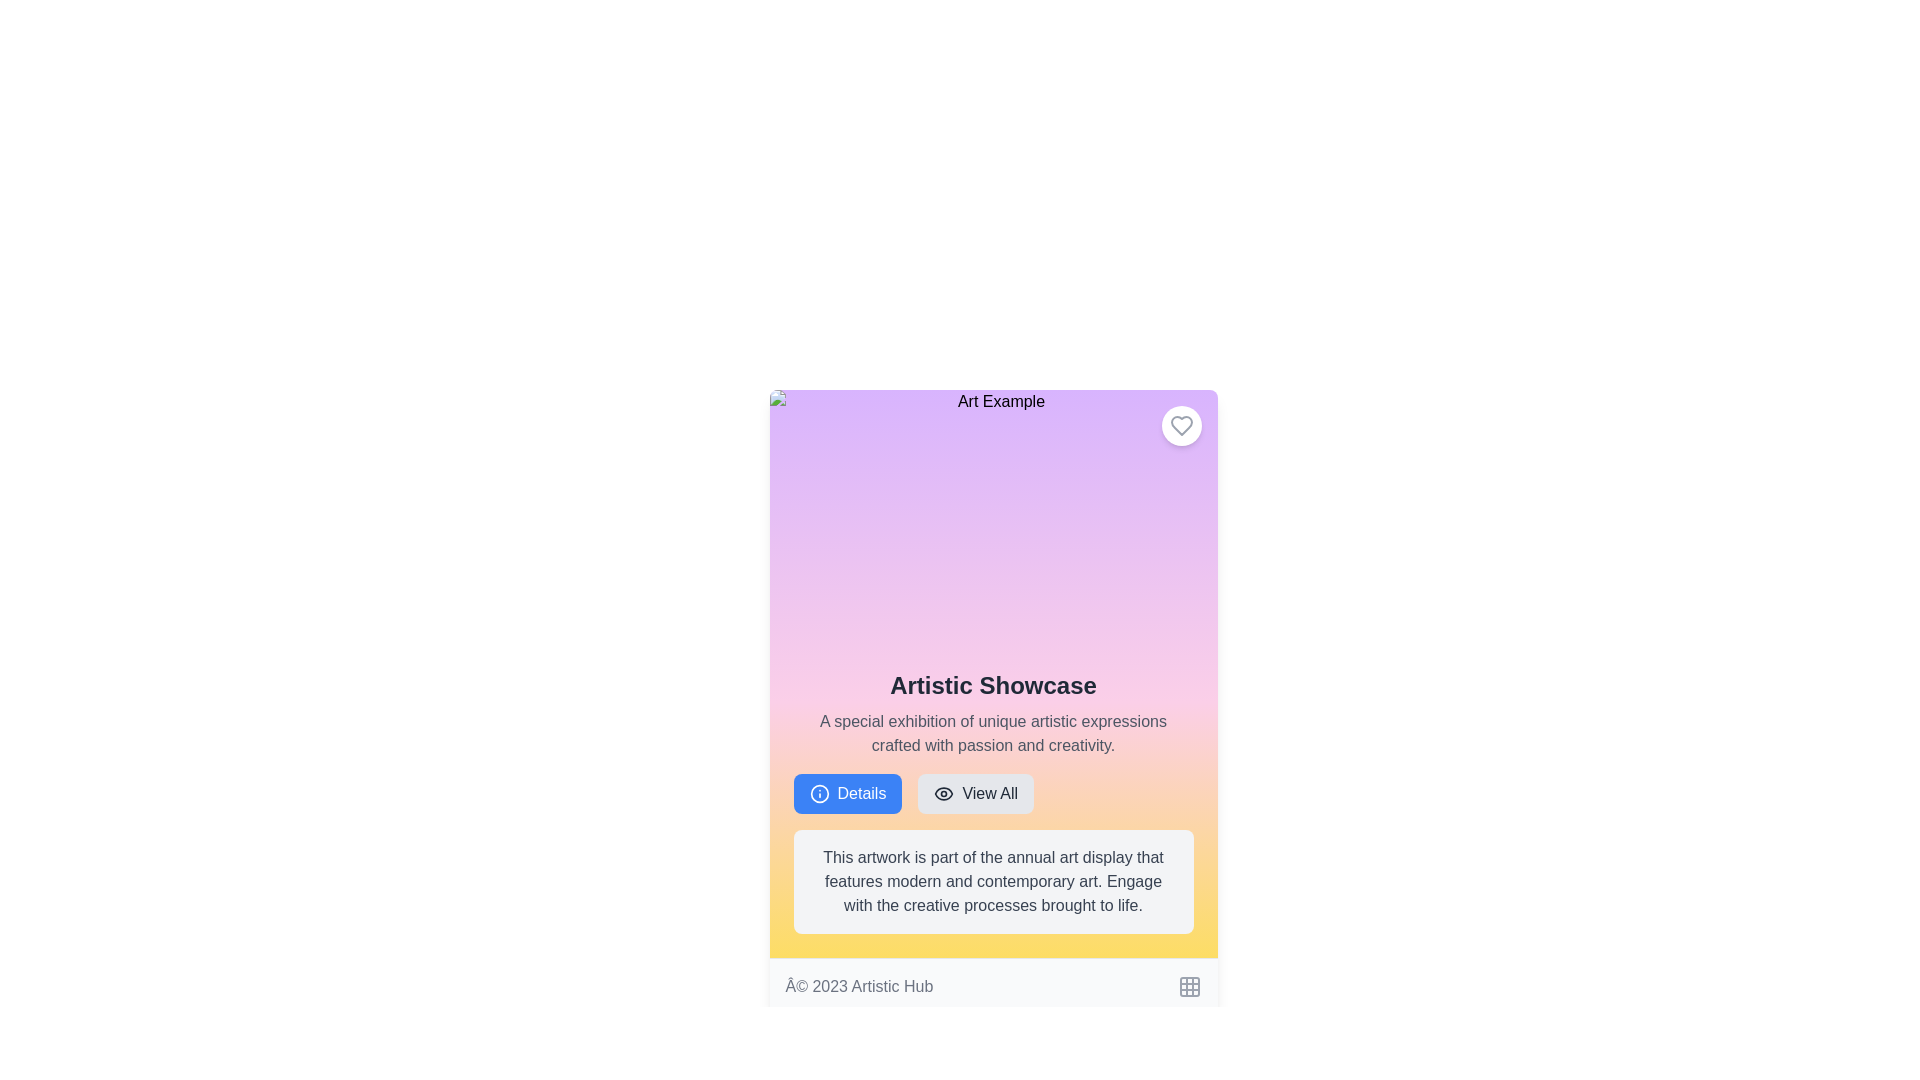 This screenshot has height=1080, width=1920. I want to click on the 'View All' button, which has a light gray background and black text, so click(993, 793).